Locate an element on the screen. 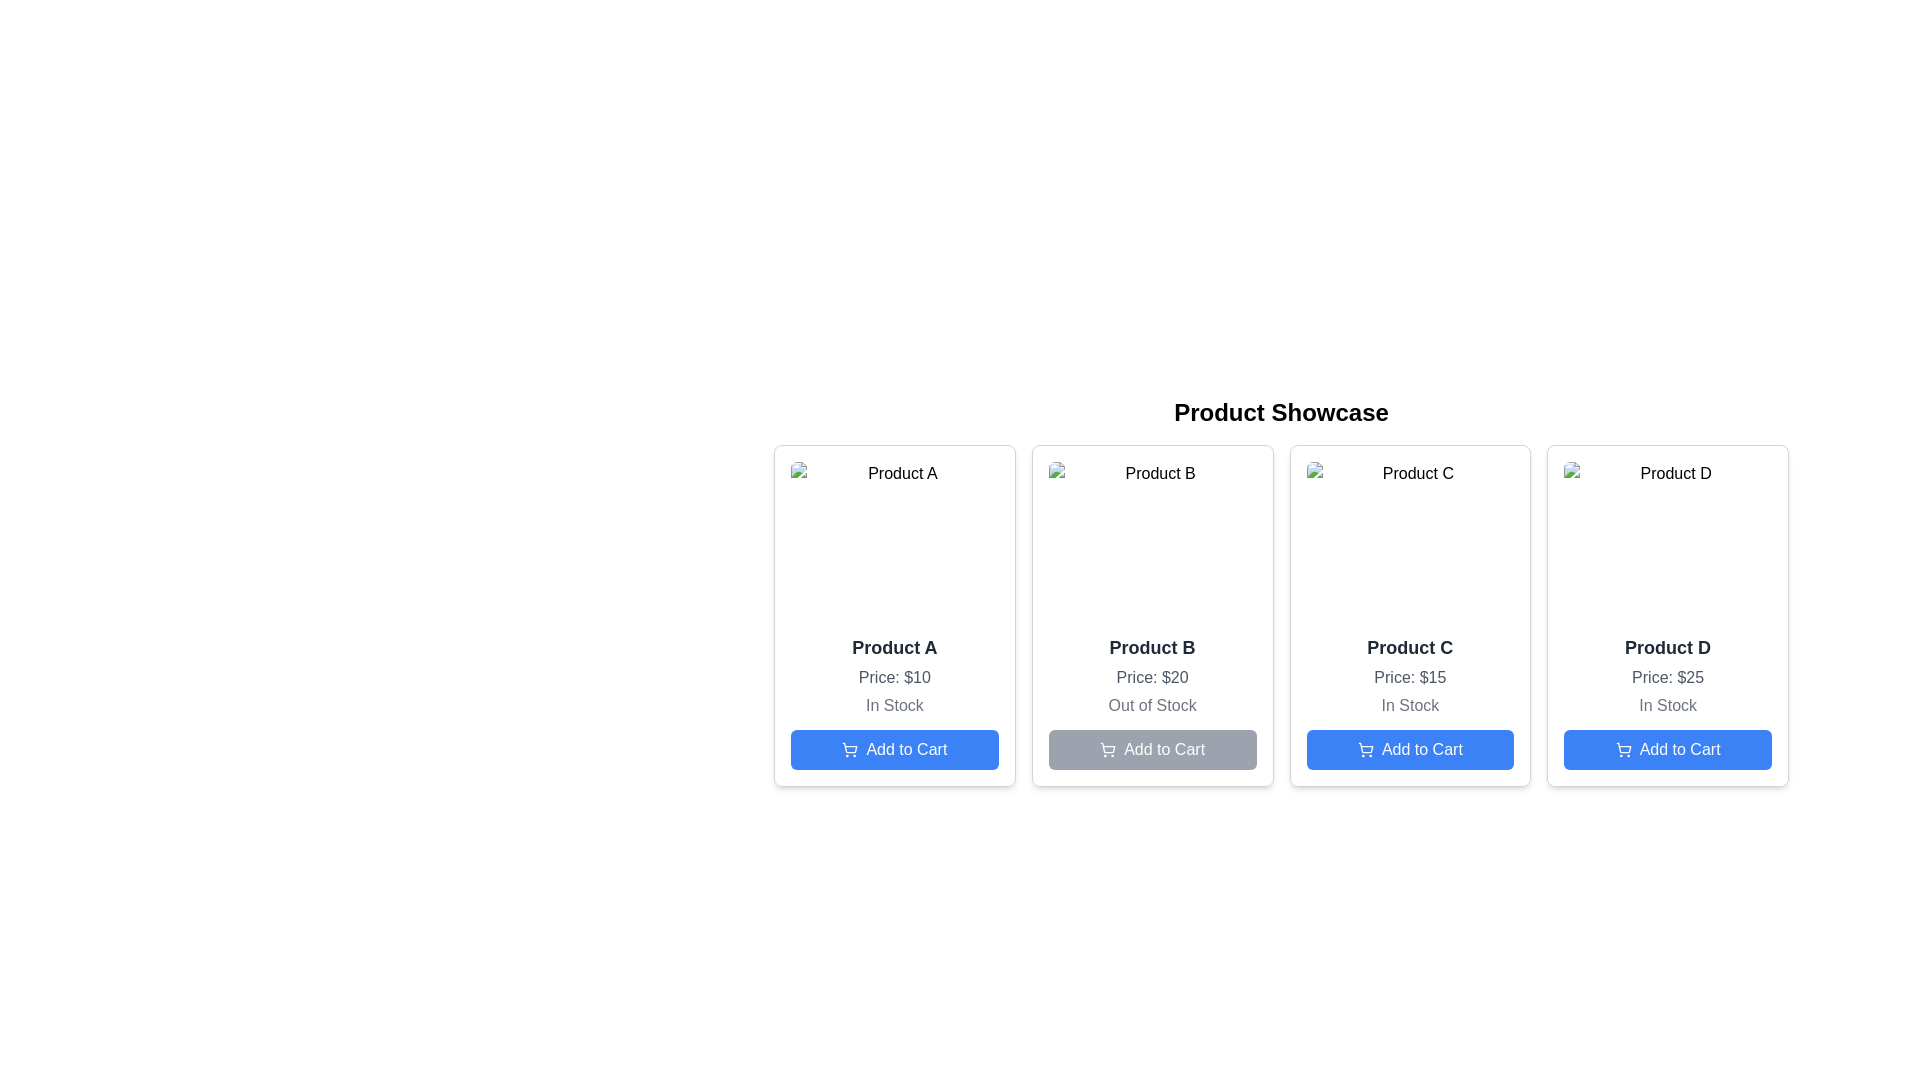 Image resolution: width=1920 pixels, height=1080 pixels. the price information text for 'Product A', which is located below the title and above the stock availability text in the product details card is located at coordinates (893, 677).